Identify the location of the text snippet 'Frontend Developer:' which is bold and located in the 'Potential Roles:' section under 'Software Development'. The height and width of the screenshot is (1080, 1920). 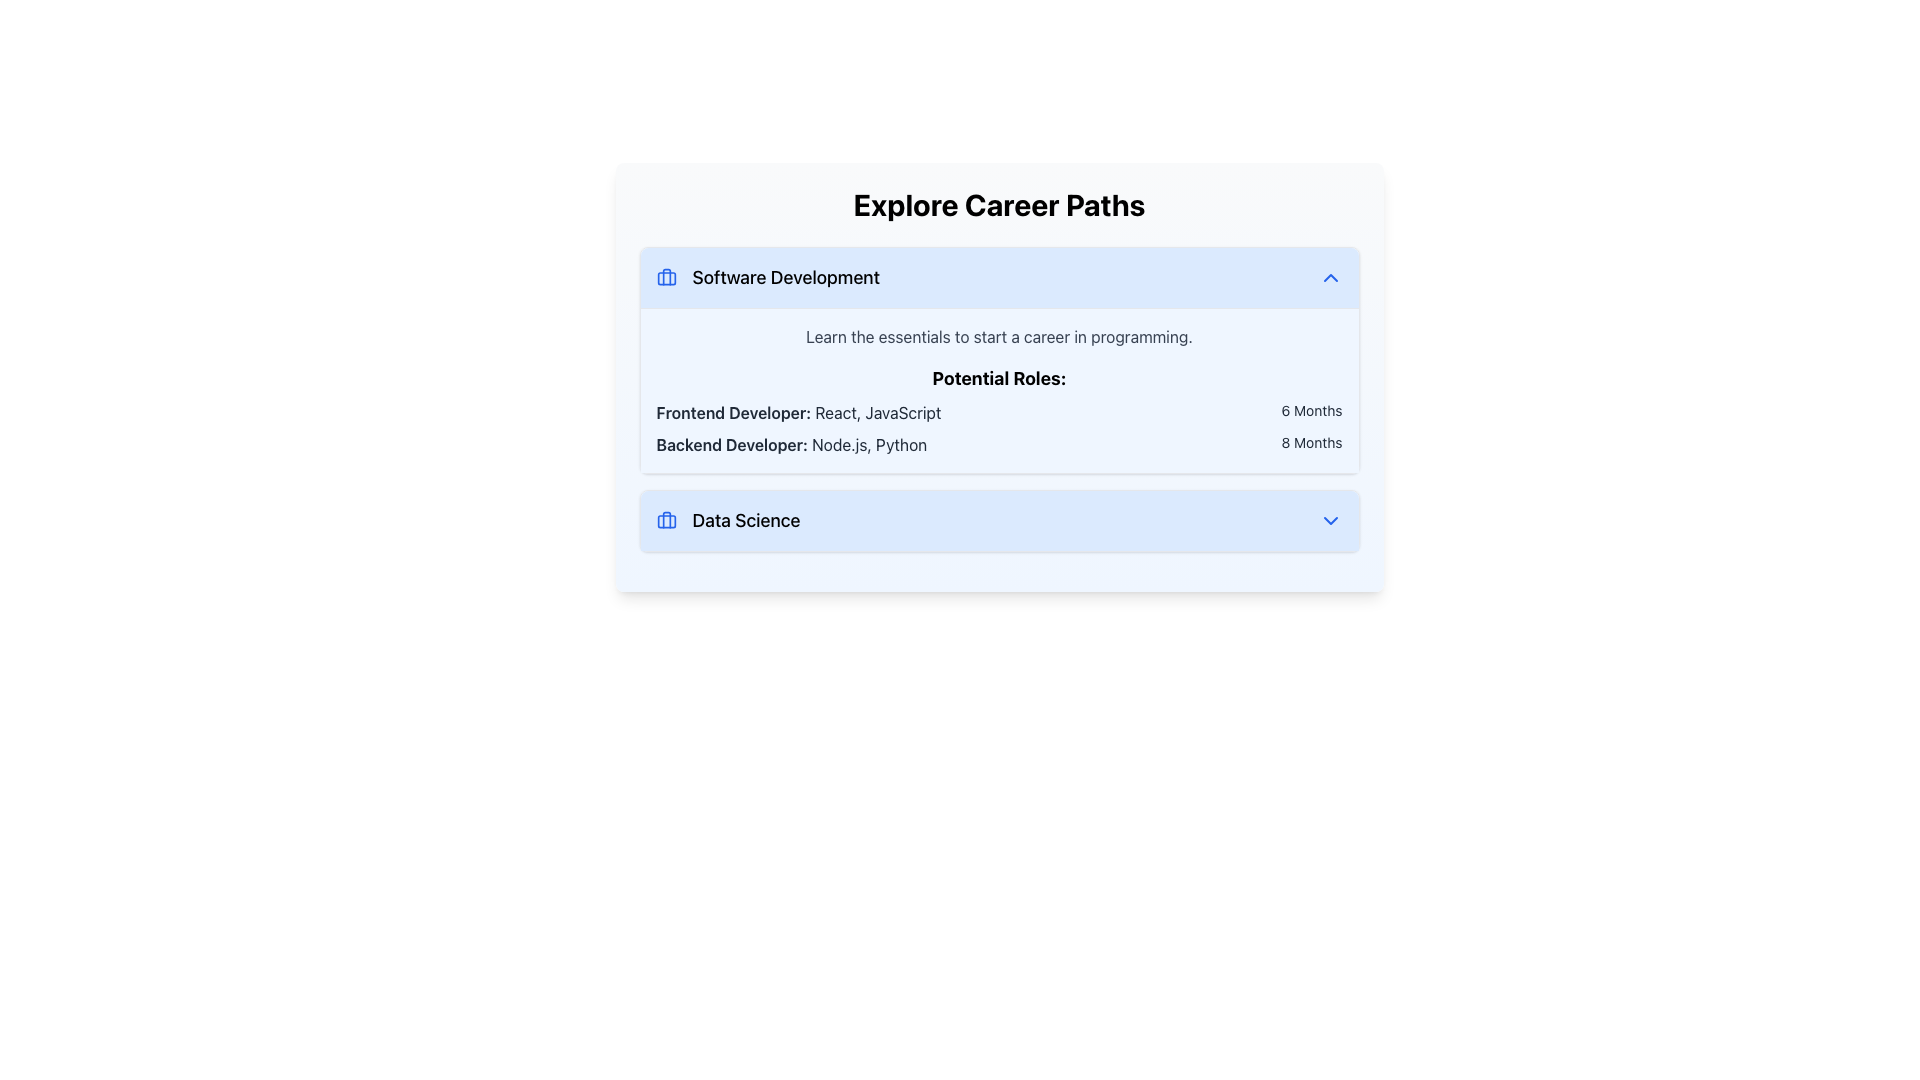
(732, 411).